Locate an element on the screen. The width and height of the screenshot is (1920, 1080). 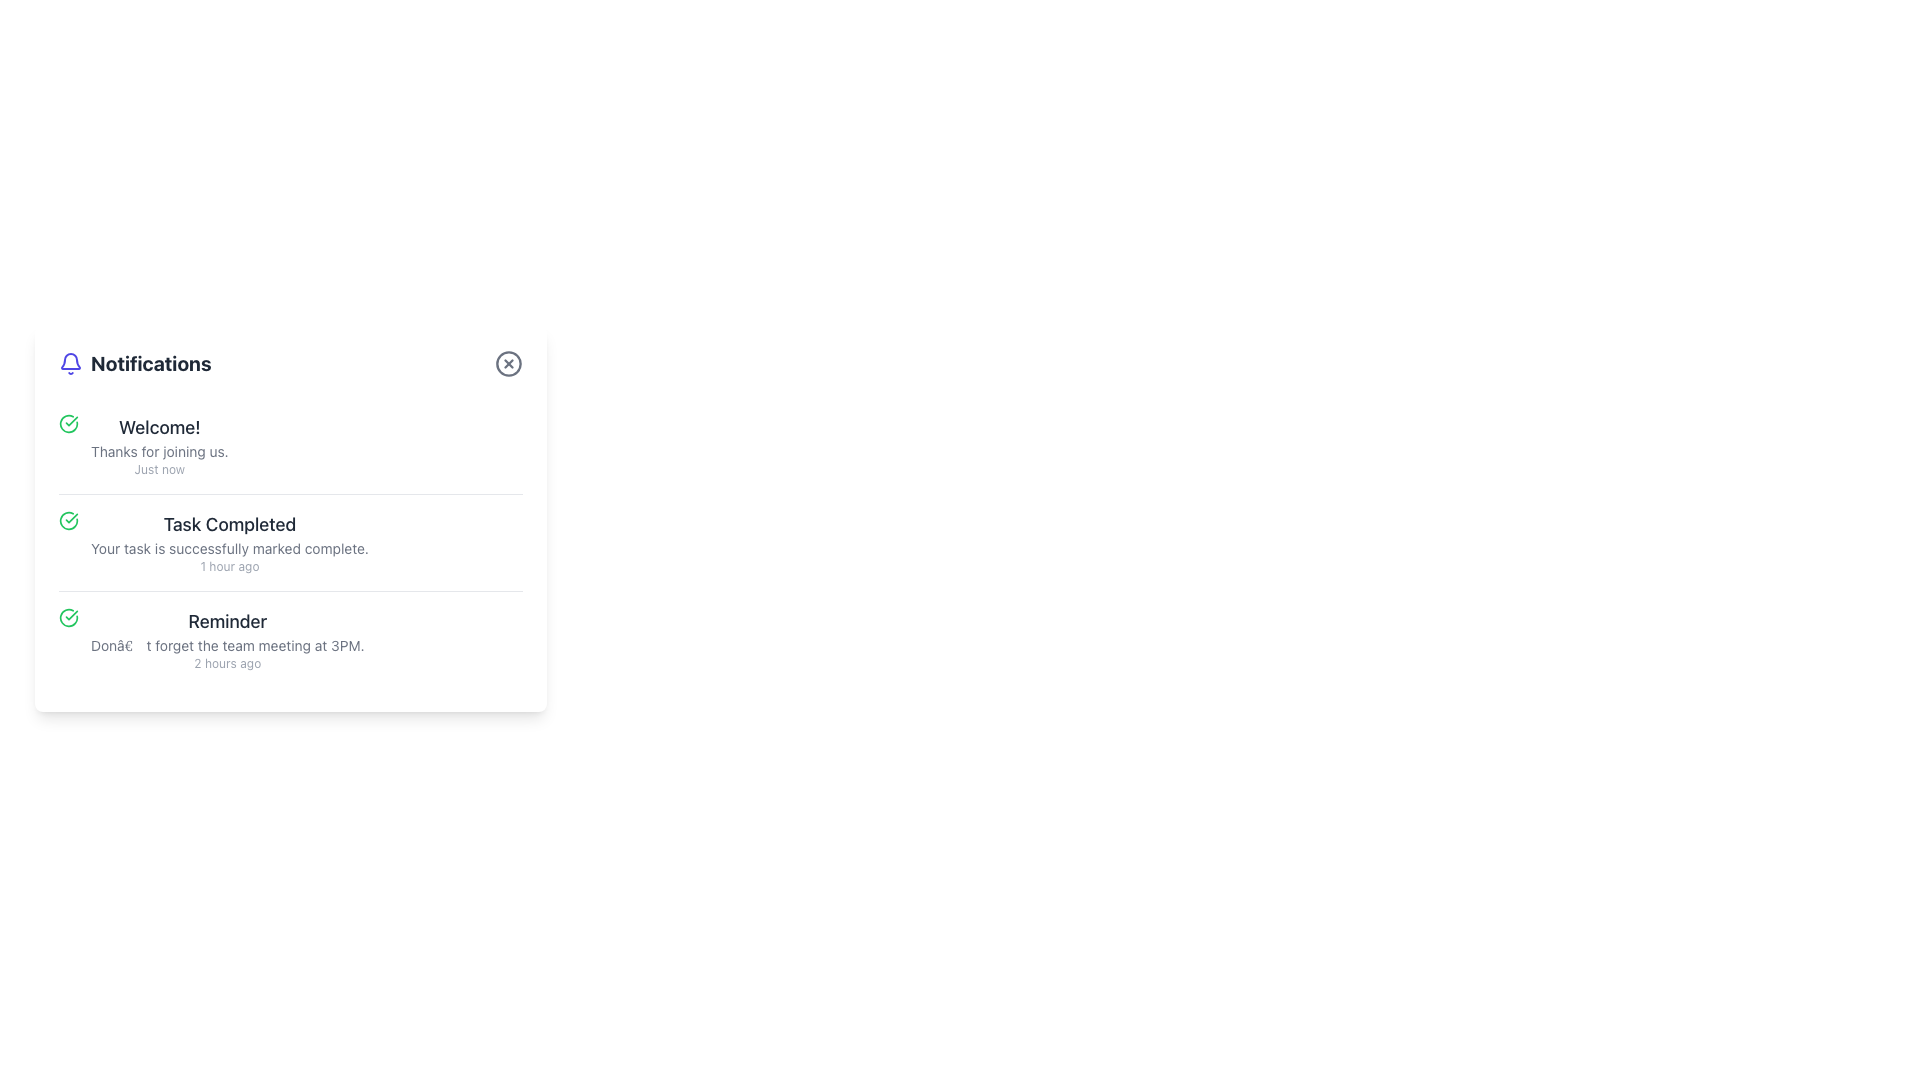
the bell icon indicating notifications, located to the left of the 'Notifications' text in the top-left corner of the notification card is located at coordinates (71, 363).